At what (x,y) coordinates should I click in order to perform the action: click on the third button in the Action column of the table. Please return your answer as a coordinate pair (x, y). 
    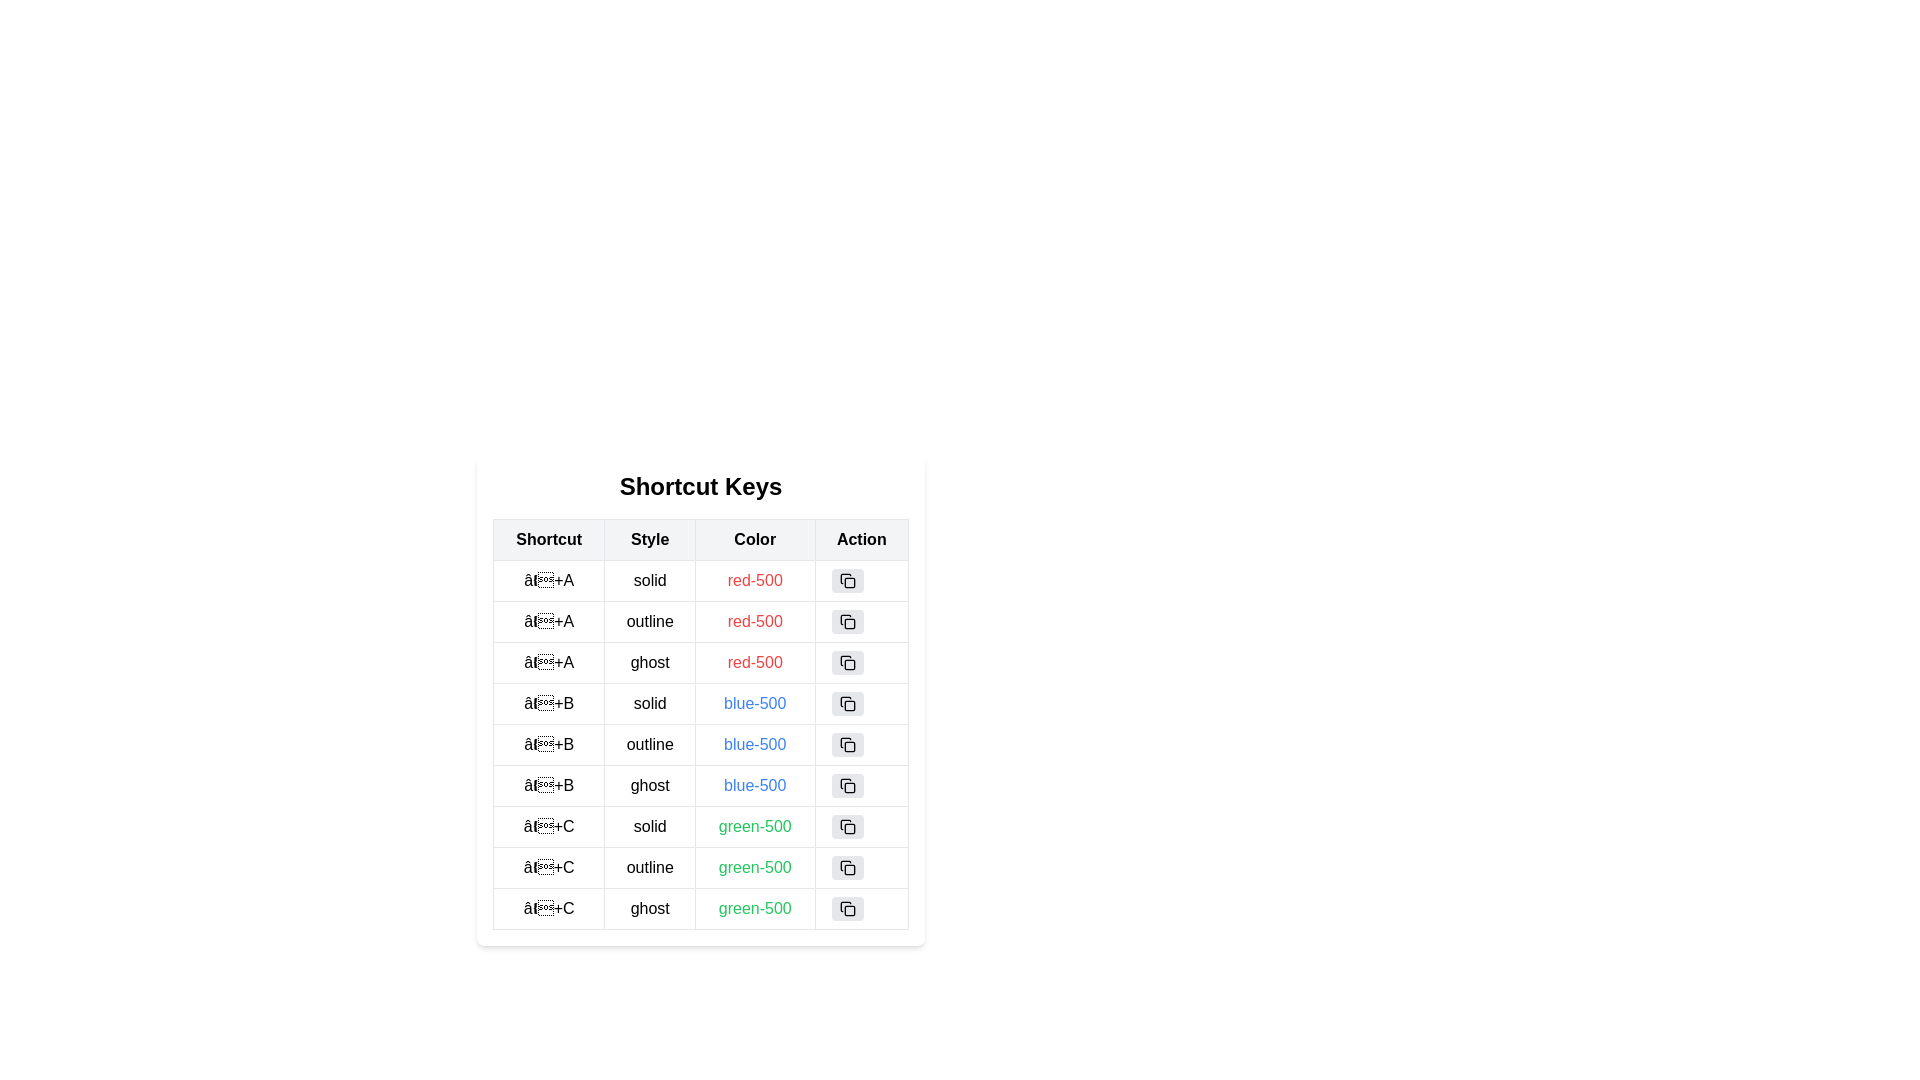
    Looking at the image, I should click on (847, 663).